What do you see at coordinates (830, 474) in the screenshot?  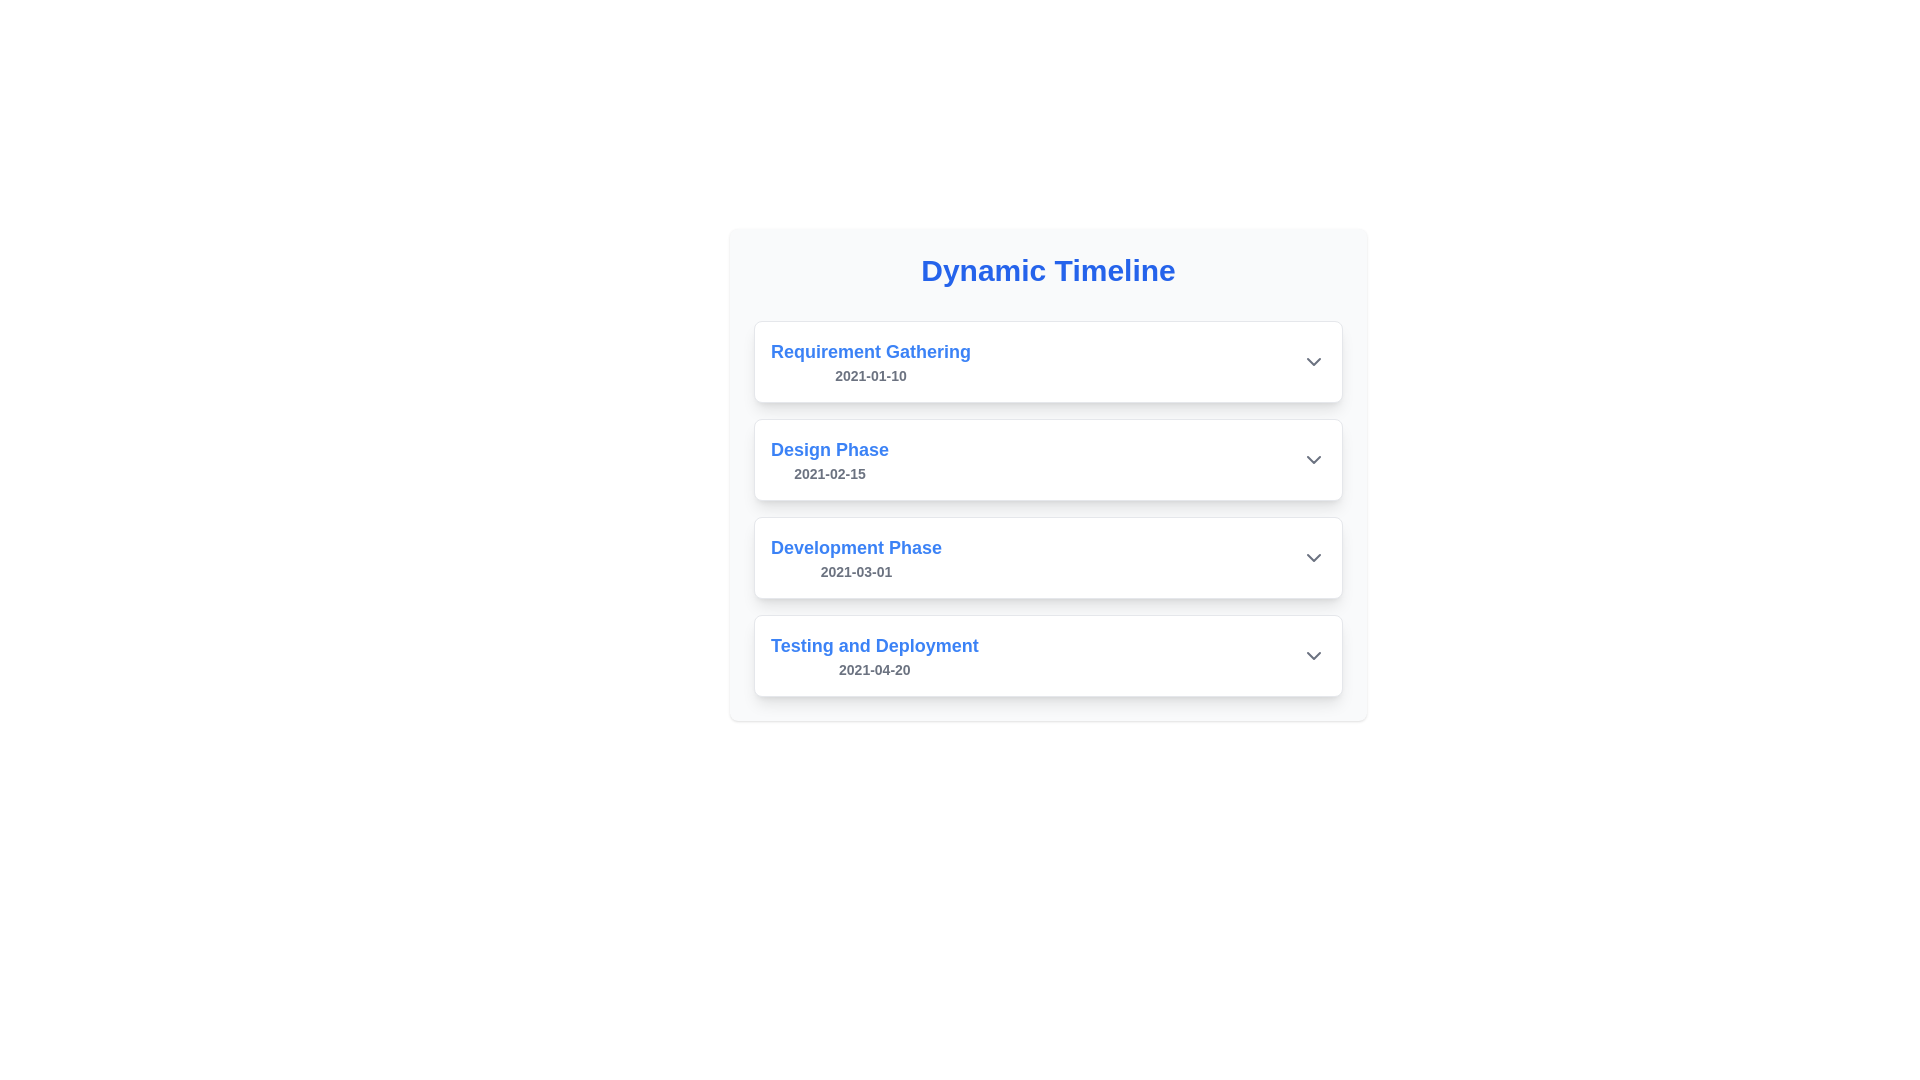 I see `the date label '2021-02-15' located below the 'Design Phase' title in the Dynamic Timeline interface` at bounding box center [830, 474].